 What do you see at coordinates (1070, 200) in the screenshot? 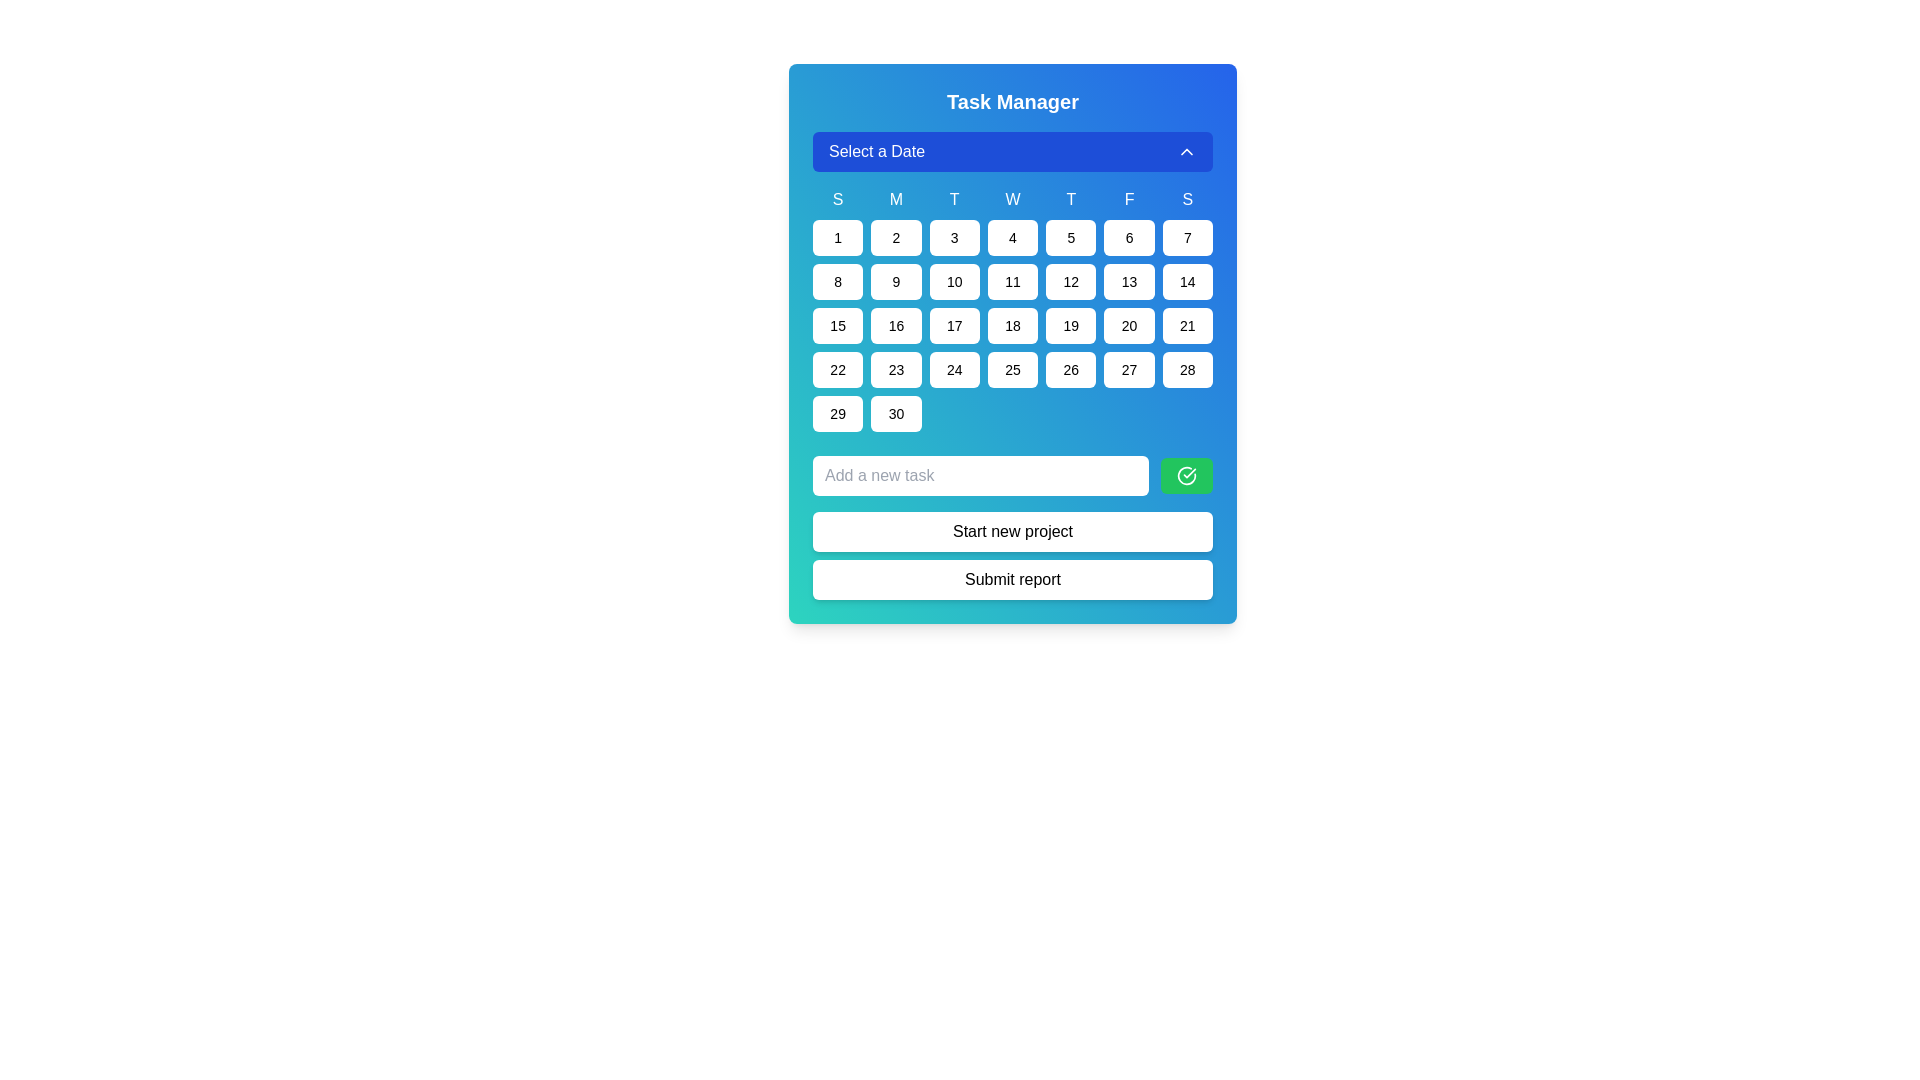
I see `the static text label for Thursday in the calendar interface, which is the fifth item in the row of week labels` at bounding box center [1070, 200].